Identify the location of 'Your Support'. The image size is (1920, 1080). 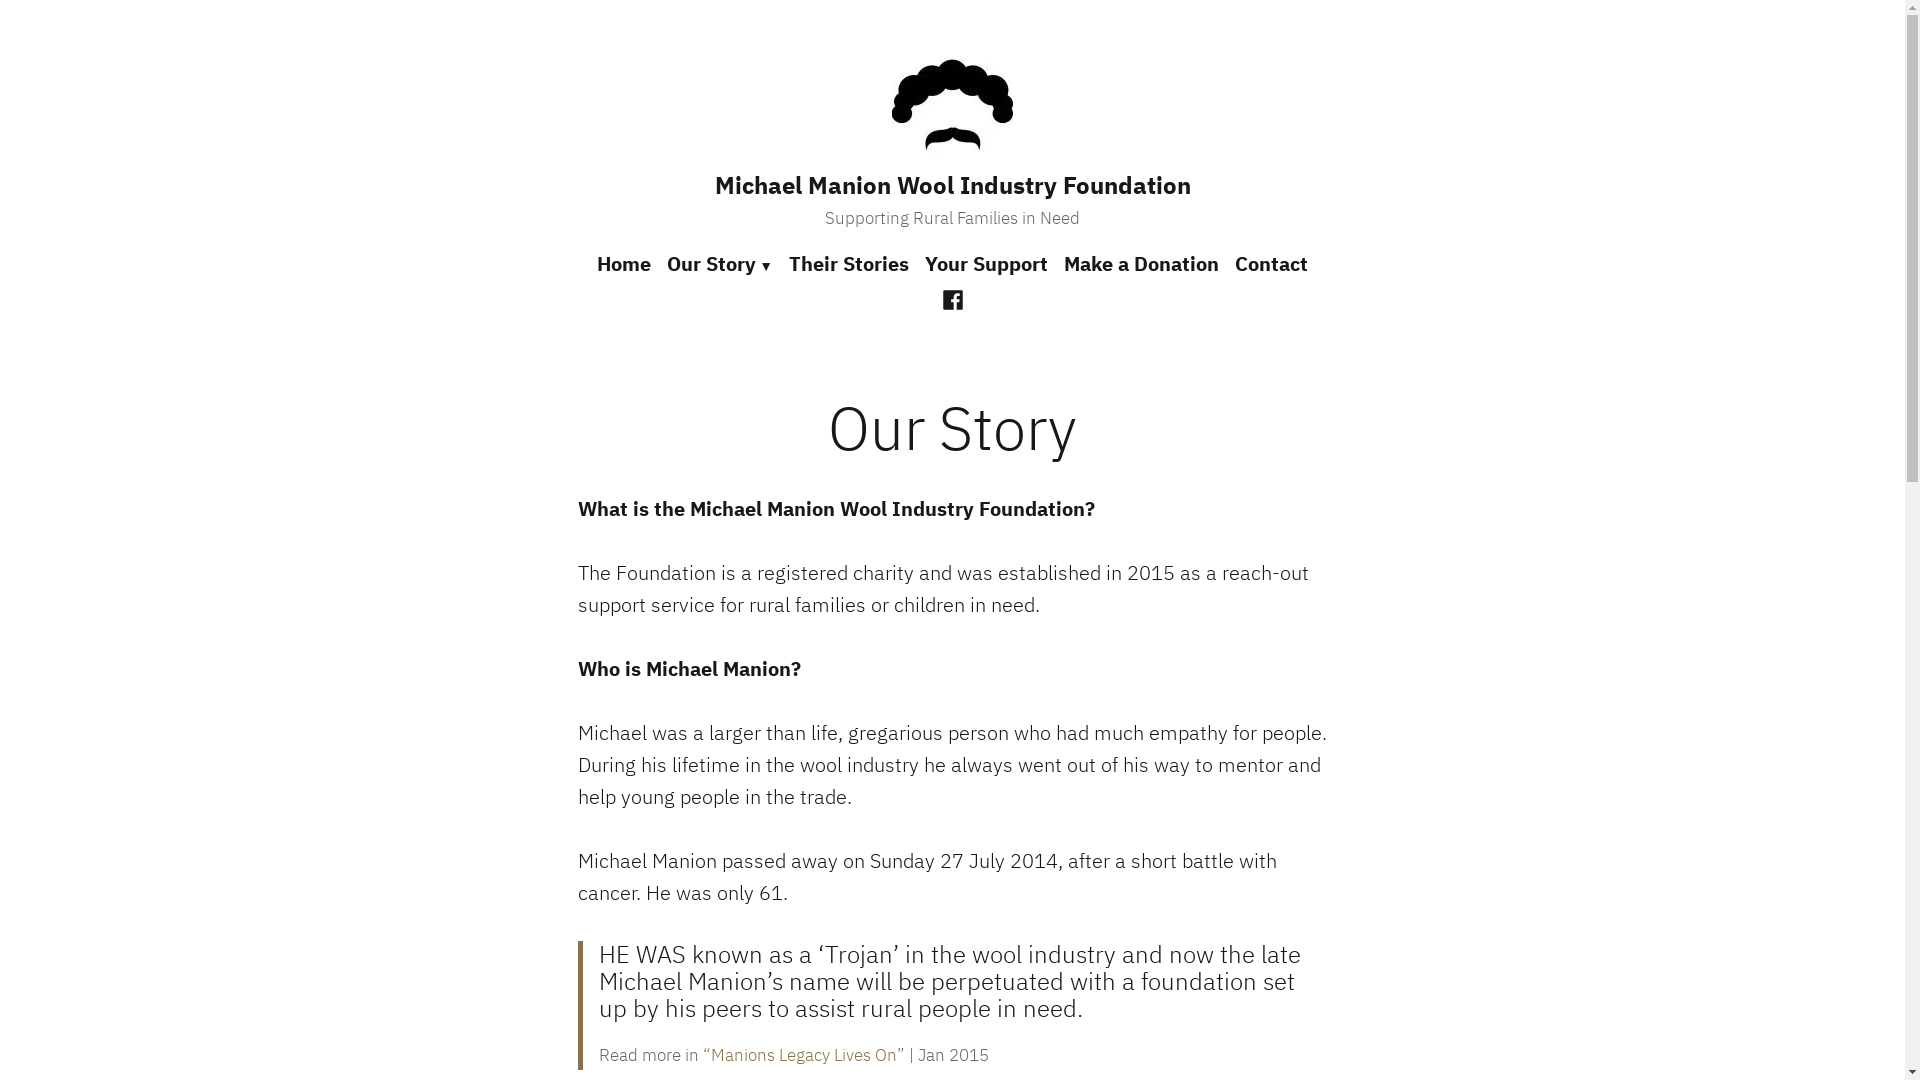
(915, 264).